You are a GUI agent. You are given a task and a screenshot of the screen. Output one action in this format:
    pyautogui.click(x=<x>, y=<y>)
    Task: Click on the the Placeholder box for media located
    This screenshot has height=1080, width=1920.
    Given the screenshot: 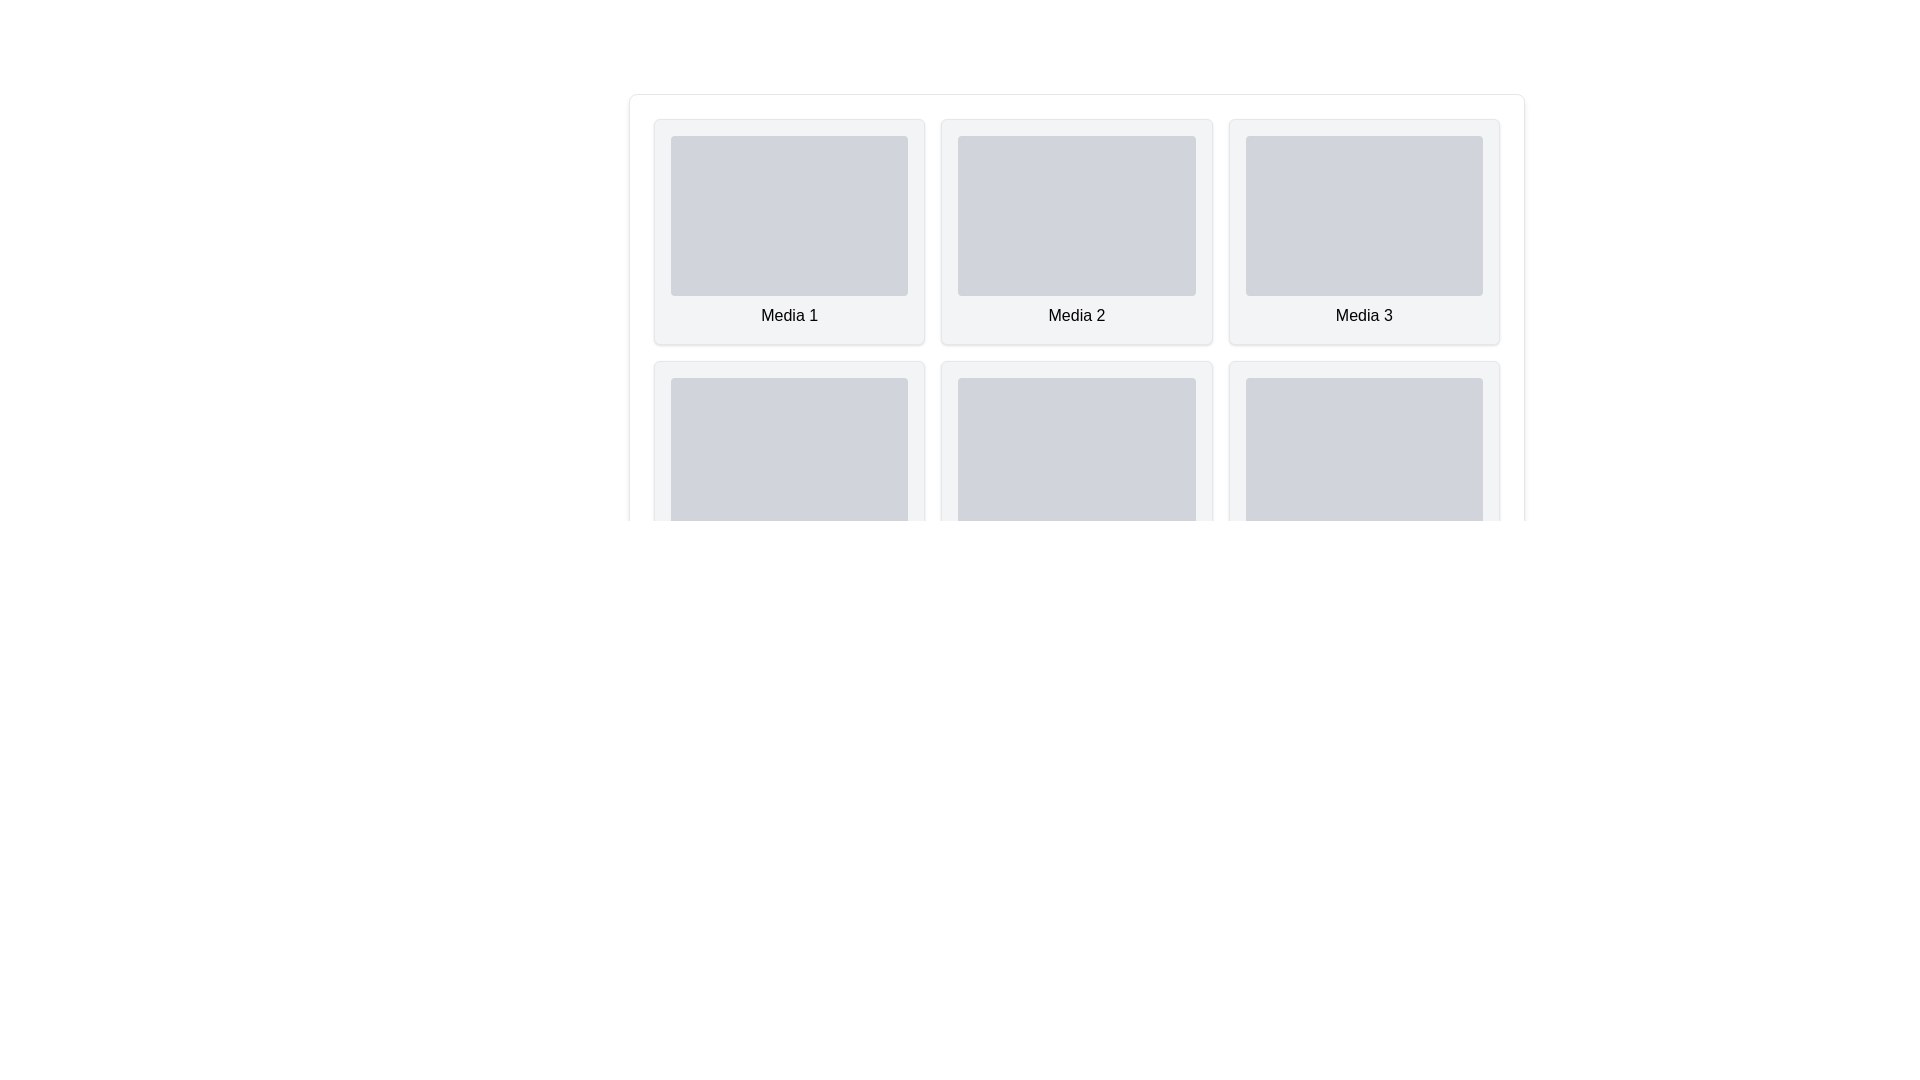 What is the action you would take?
    pyautogui.click(x=788, y=216)
    